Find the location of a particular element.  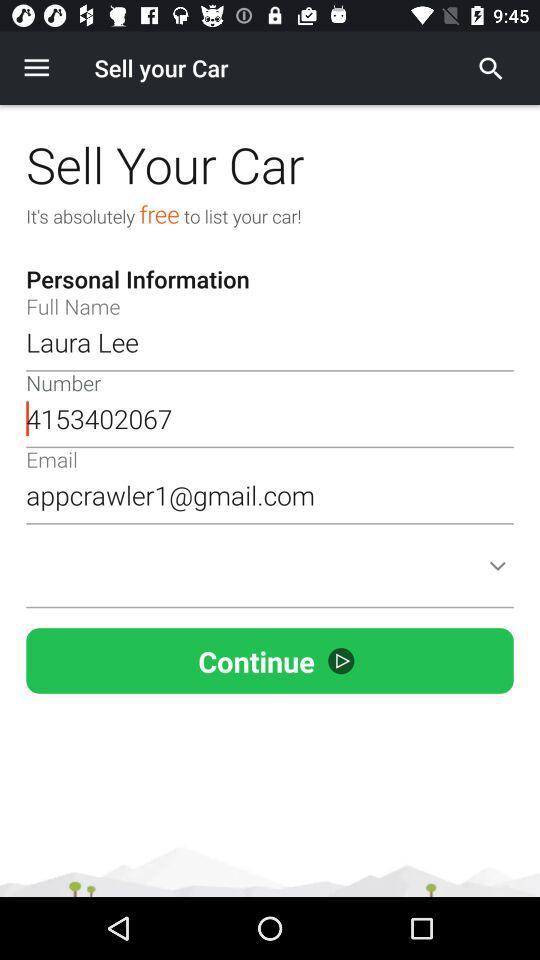

the icon next to the sell your car is located at coordinates (36, 68).